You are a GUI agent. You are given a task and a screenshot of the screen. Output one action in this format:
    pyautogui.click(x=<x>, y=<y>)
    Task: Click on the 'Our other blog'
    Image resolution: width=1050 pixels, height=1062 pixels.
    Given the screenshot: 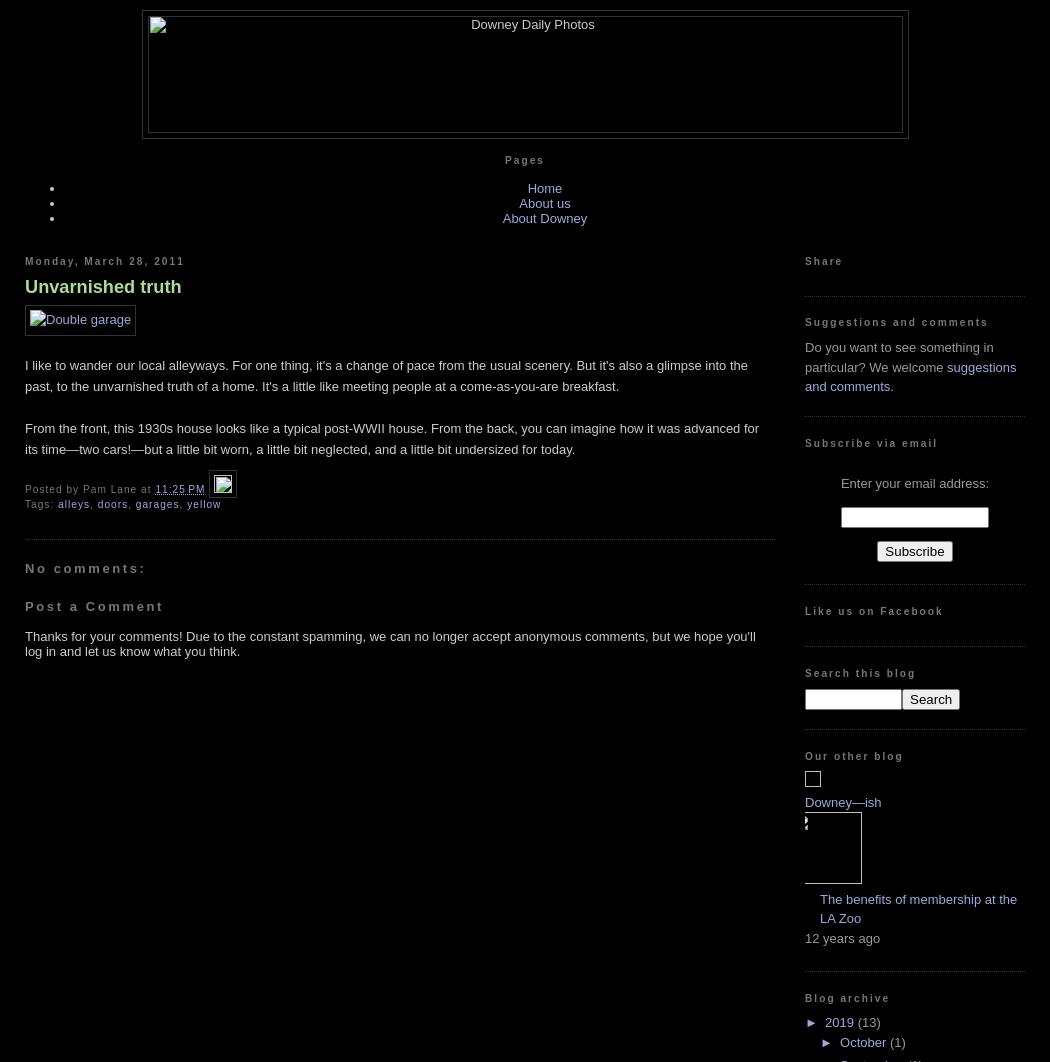 What is the action you would take?
    pyautogui.click(x=853, y=755)
    